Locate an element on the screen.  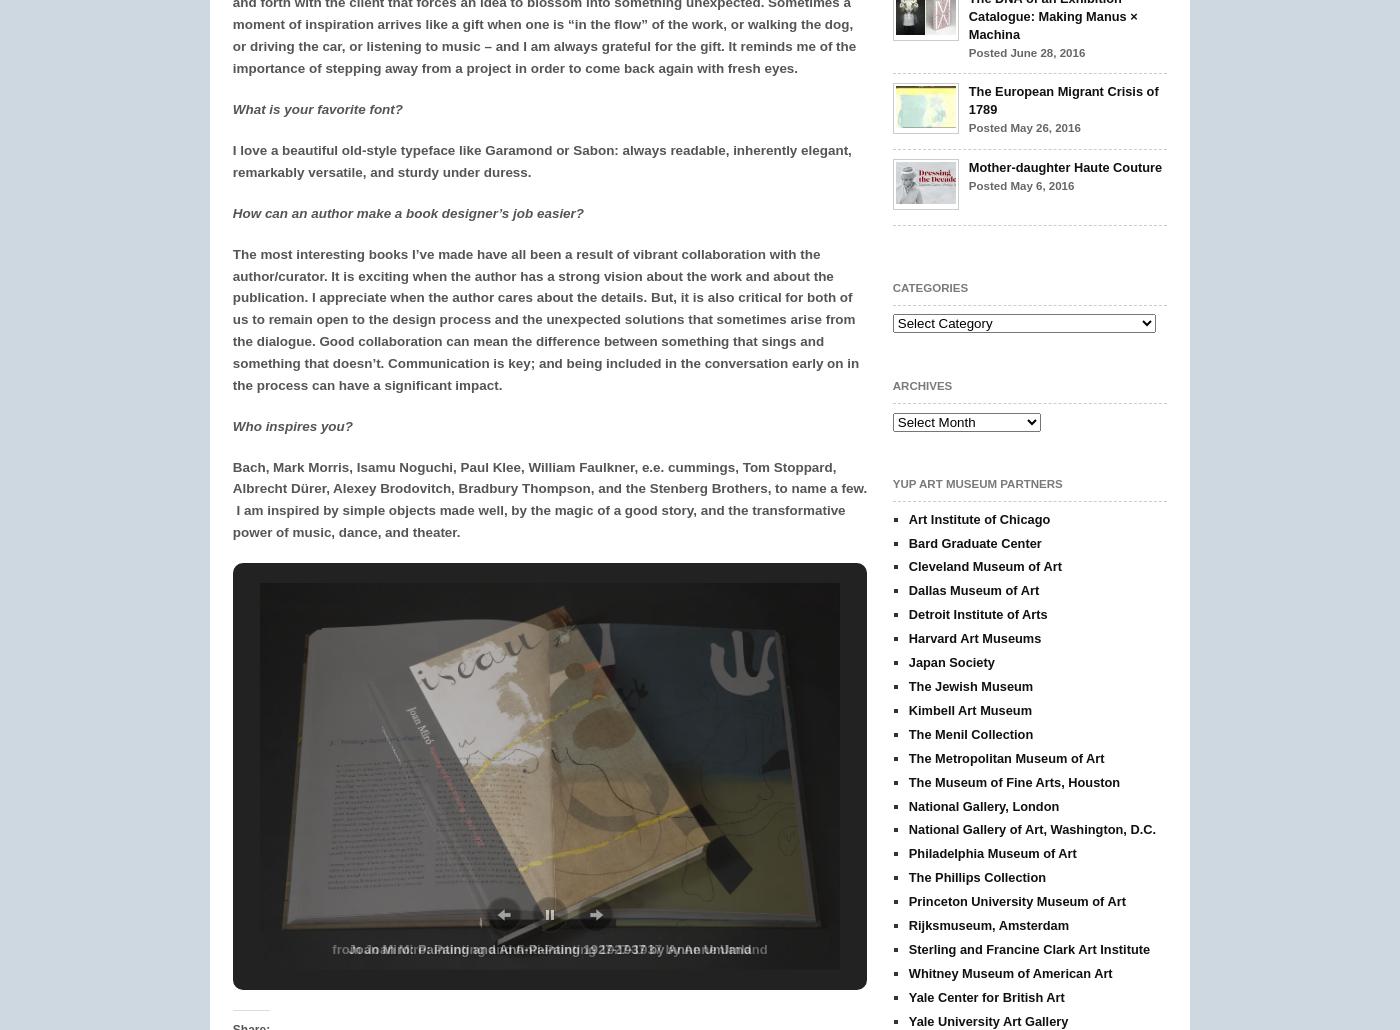
'From the Designer’s Desk' is located at coordinates (1141, 48).